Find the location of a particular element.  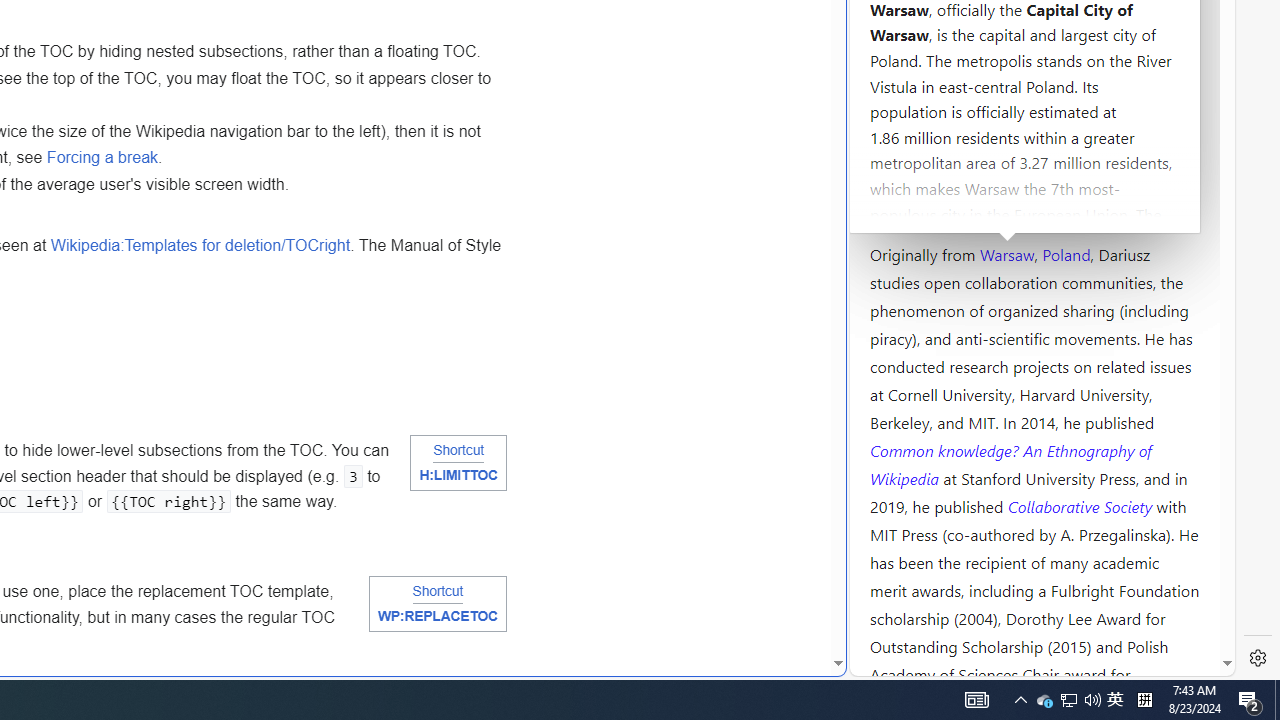

'Kozminski University' is located at coordinates (1034, 135).